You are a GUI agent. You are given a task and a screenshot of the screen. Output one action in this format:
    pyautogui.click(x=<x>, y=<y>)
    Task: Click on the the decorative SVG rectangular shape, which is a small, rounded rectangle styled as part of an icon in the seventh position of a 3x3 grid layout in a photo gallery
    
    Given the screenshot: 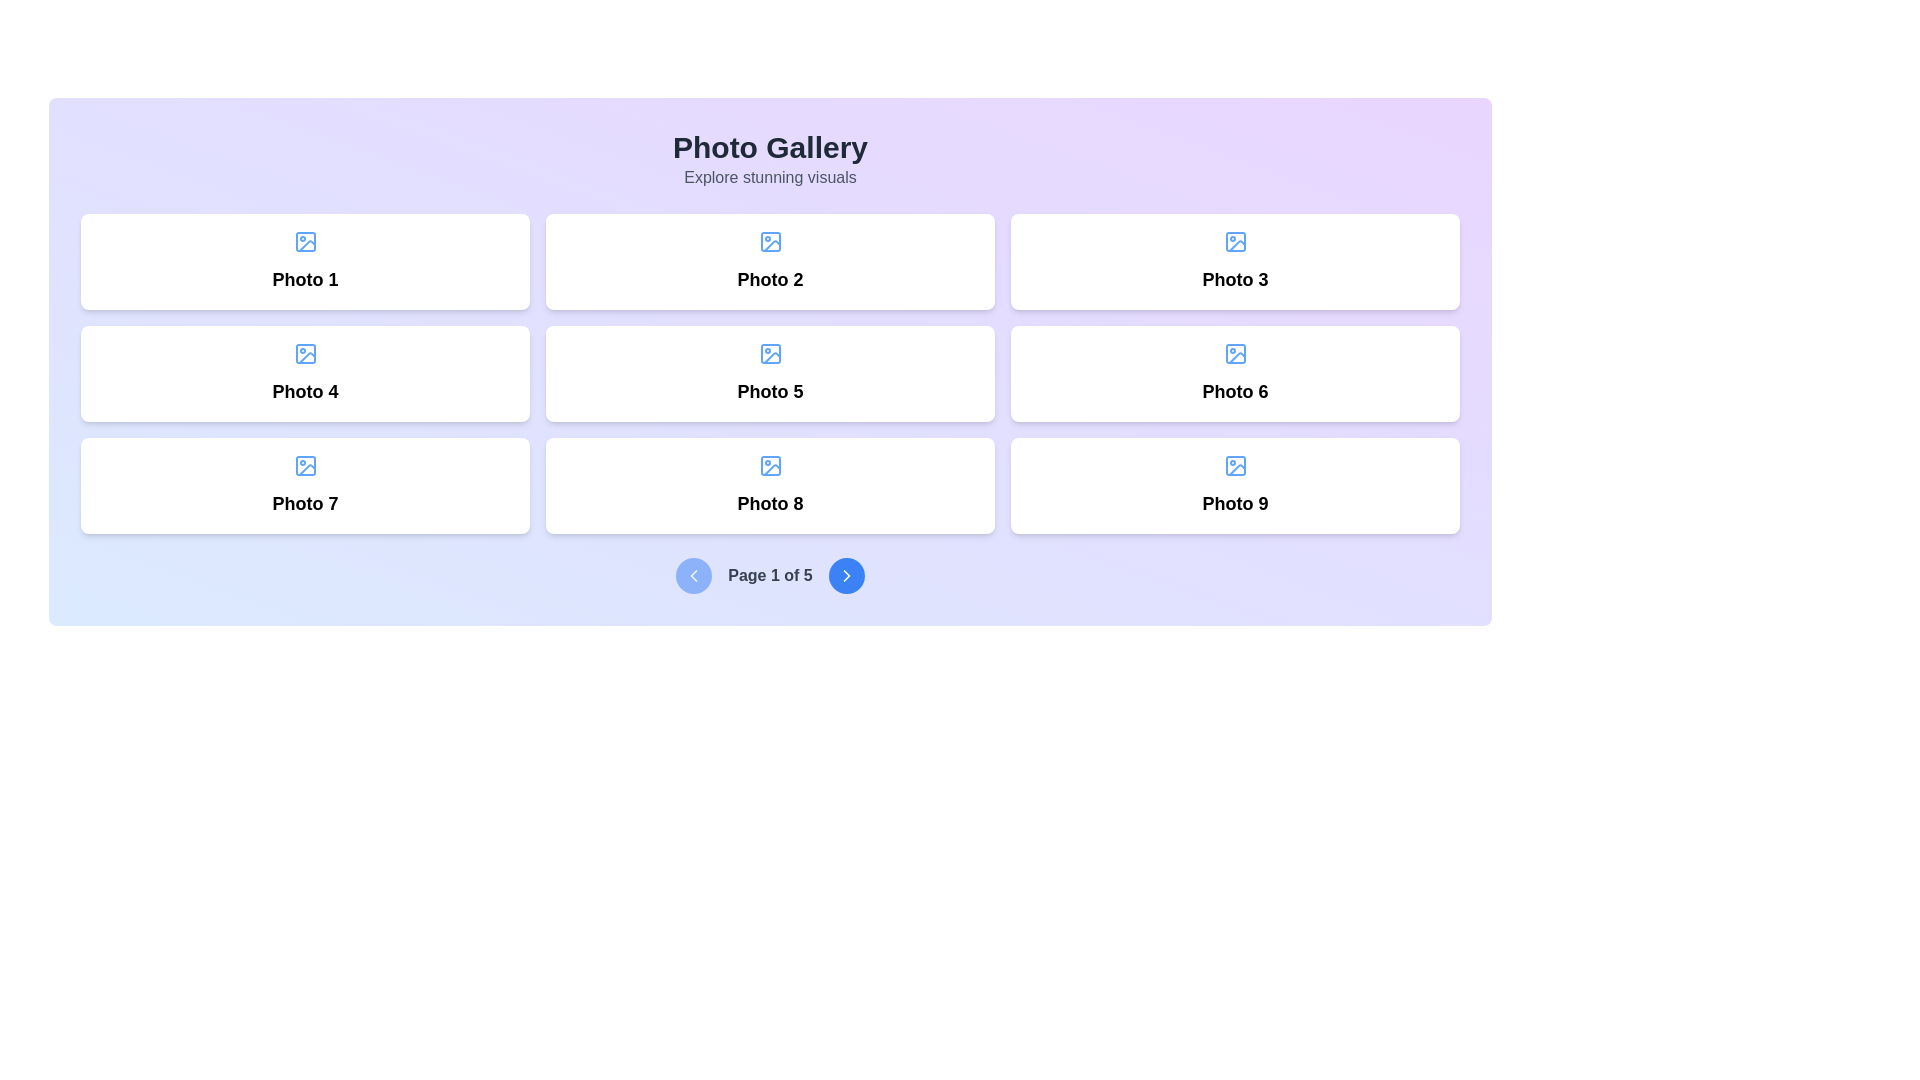 What is the action you would take?
    pyautogui.click(x=304, y=466)
    